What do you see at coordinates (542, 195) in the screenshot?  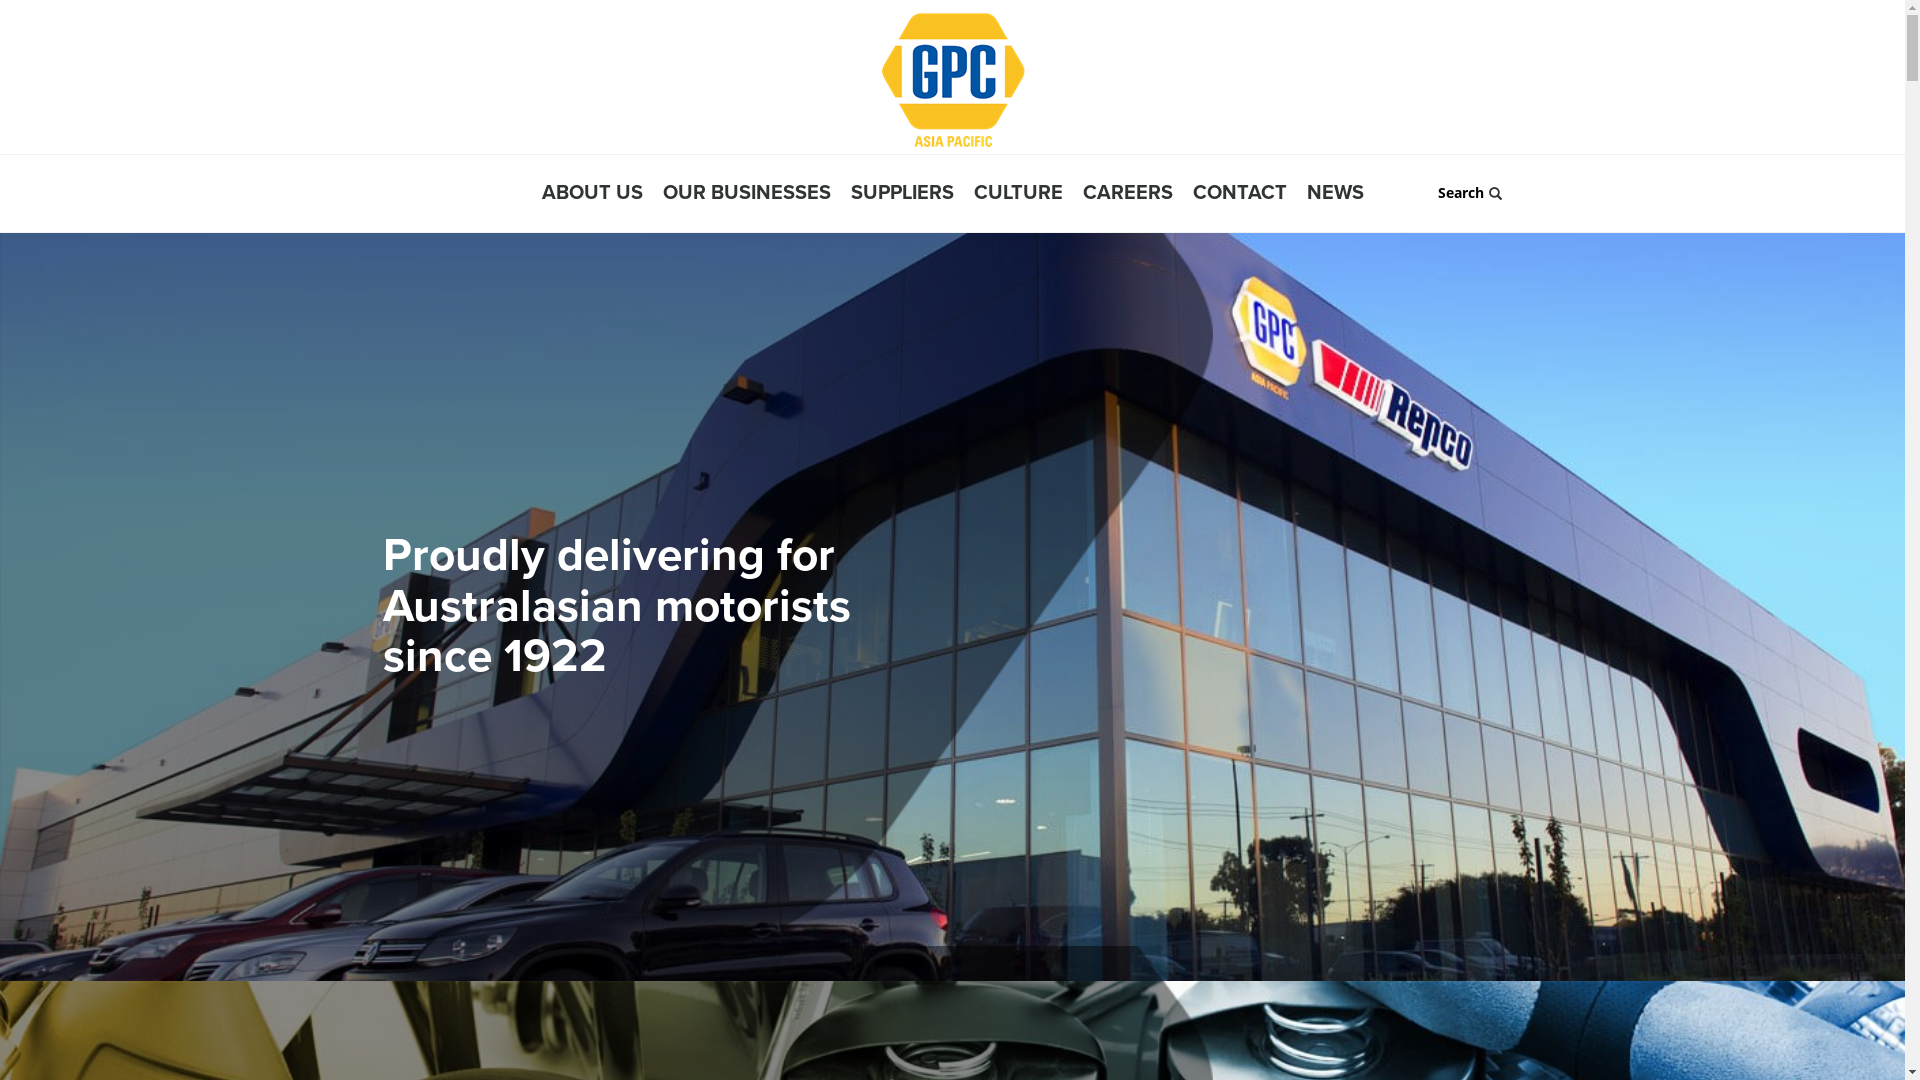 I see `'ABOUT US'` at bounding box center [542, 195].